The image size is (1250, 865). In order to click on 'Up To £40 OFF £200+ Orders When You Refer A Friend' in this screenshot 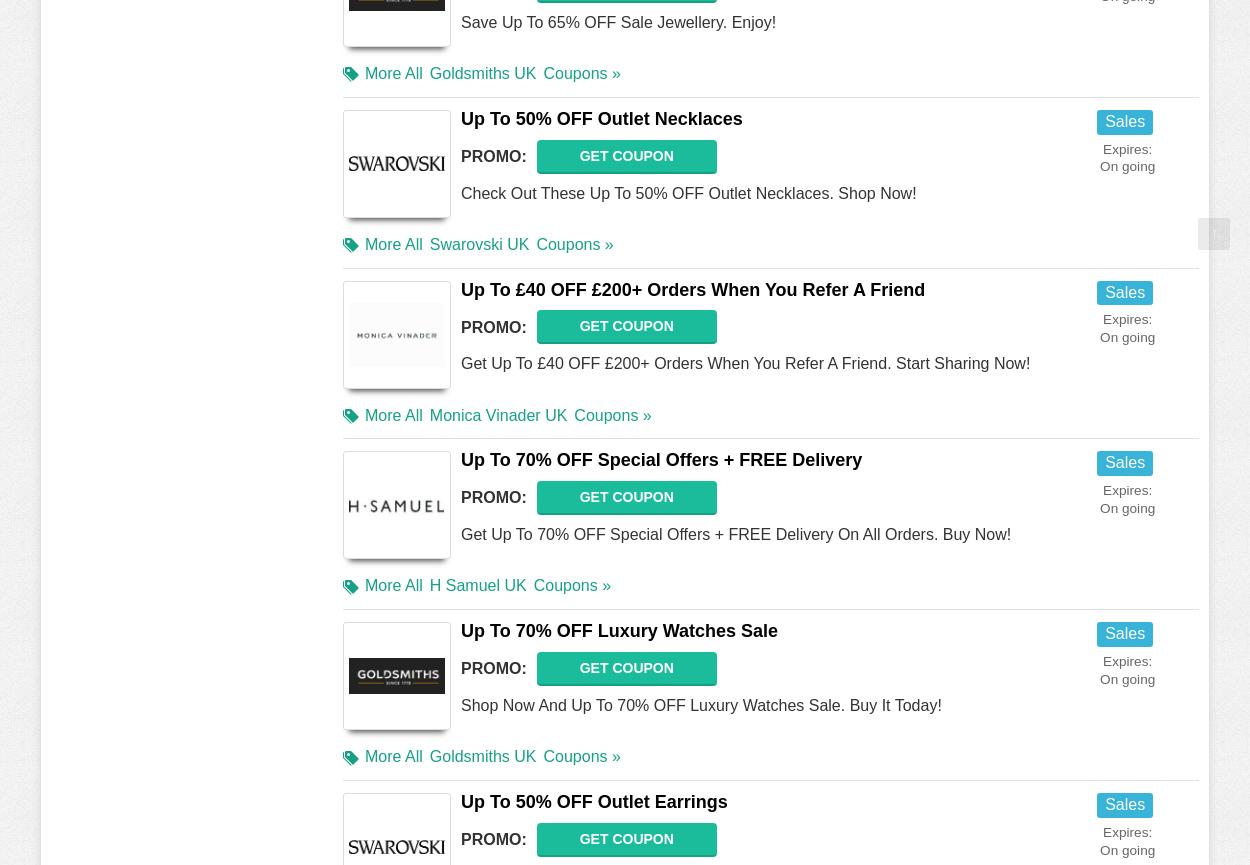, I will do `click(692, 287)`.